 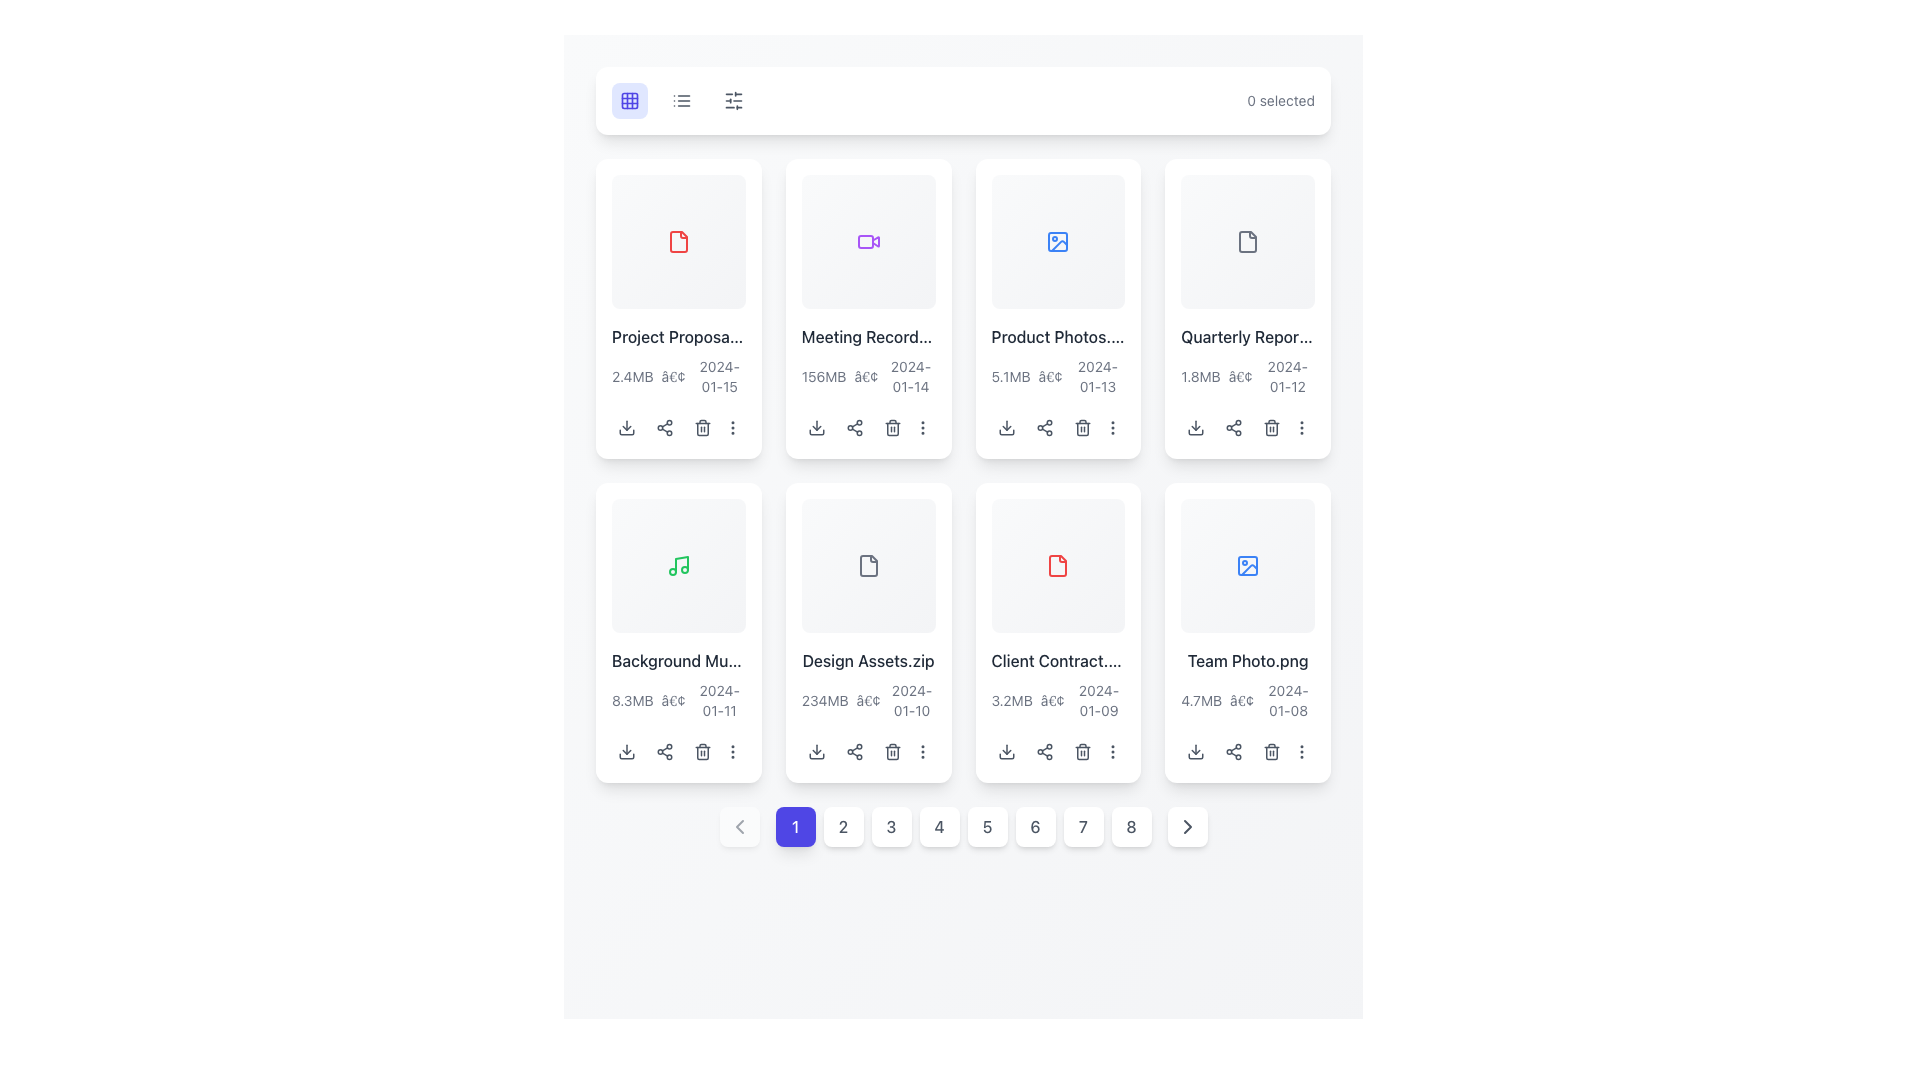 I want to click on compact text block displaying file-related metadata formatted as 'size • date' with the text '234MB • 2024-01-10', located below the file name 'Design Assets.zip', so click(x=868, y=699).